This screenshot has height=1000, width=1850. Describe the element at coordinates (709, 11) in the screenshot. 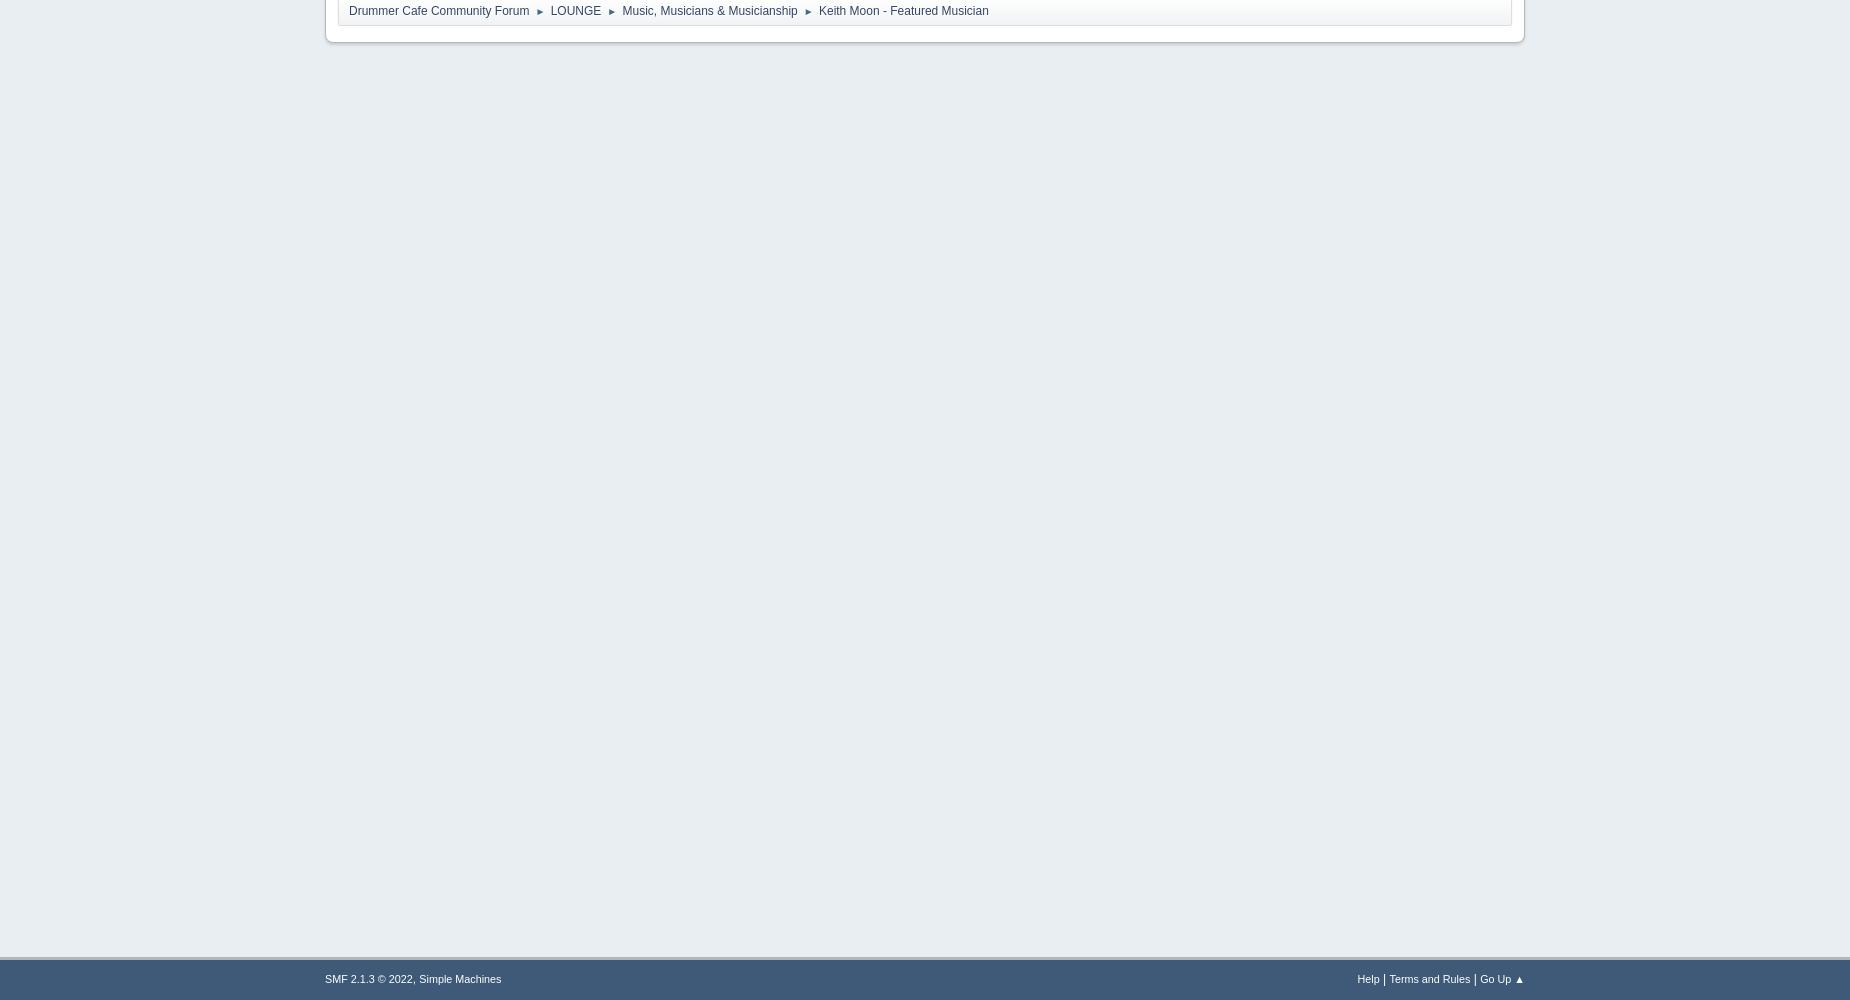

I see `'Music, Musicians & Musicianship'` at that location.